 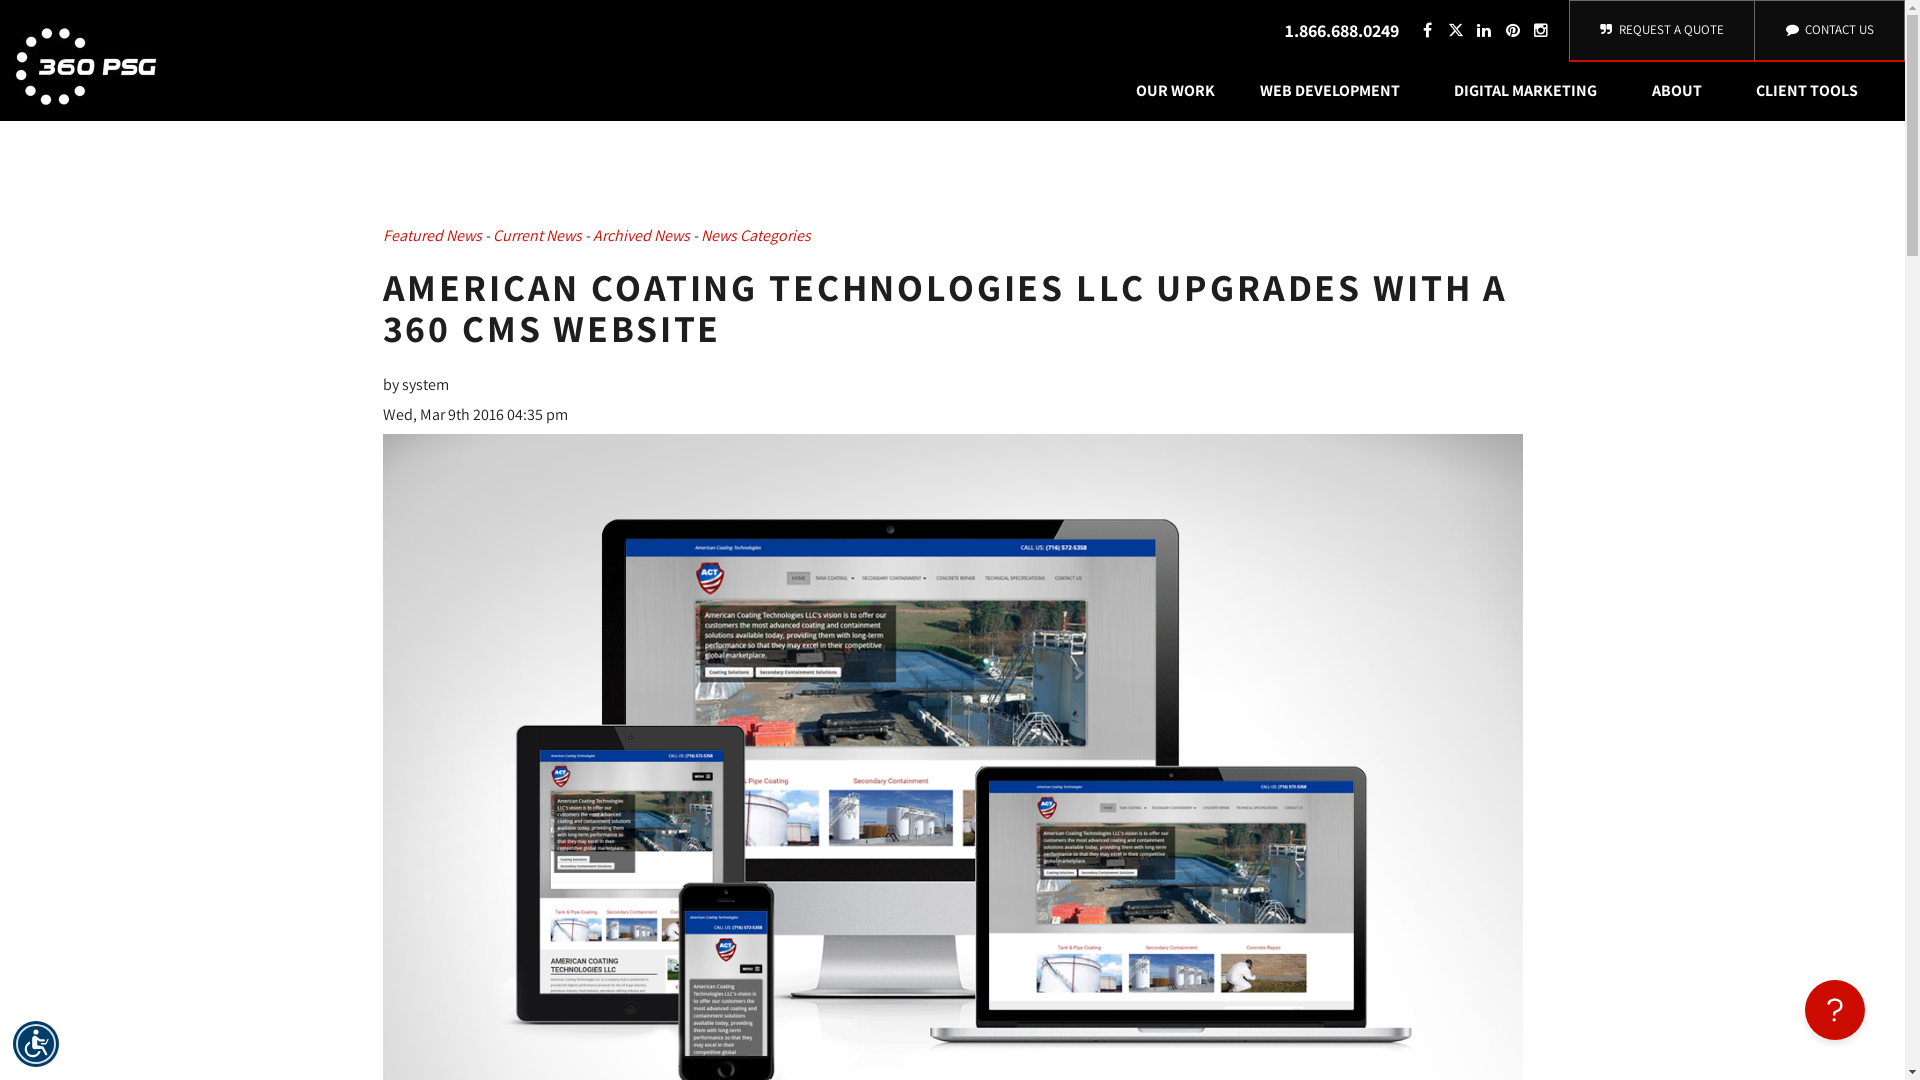 I want to click on 'CLIENT TOOLS', so click(x=1811, y=91).